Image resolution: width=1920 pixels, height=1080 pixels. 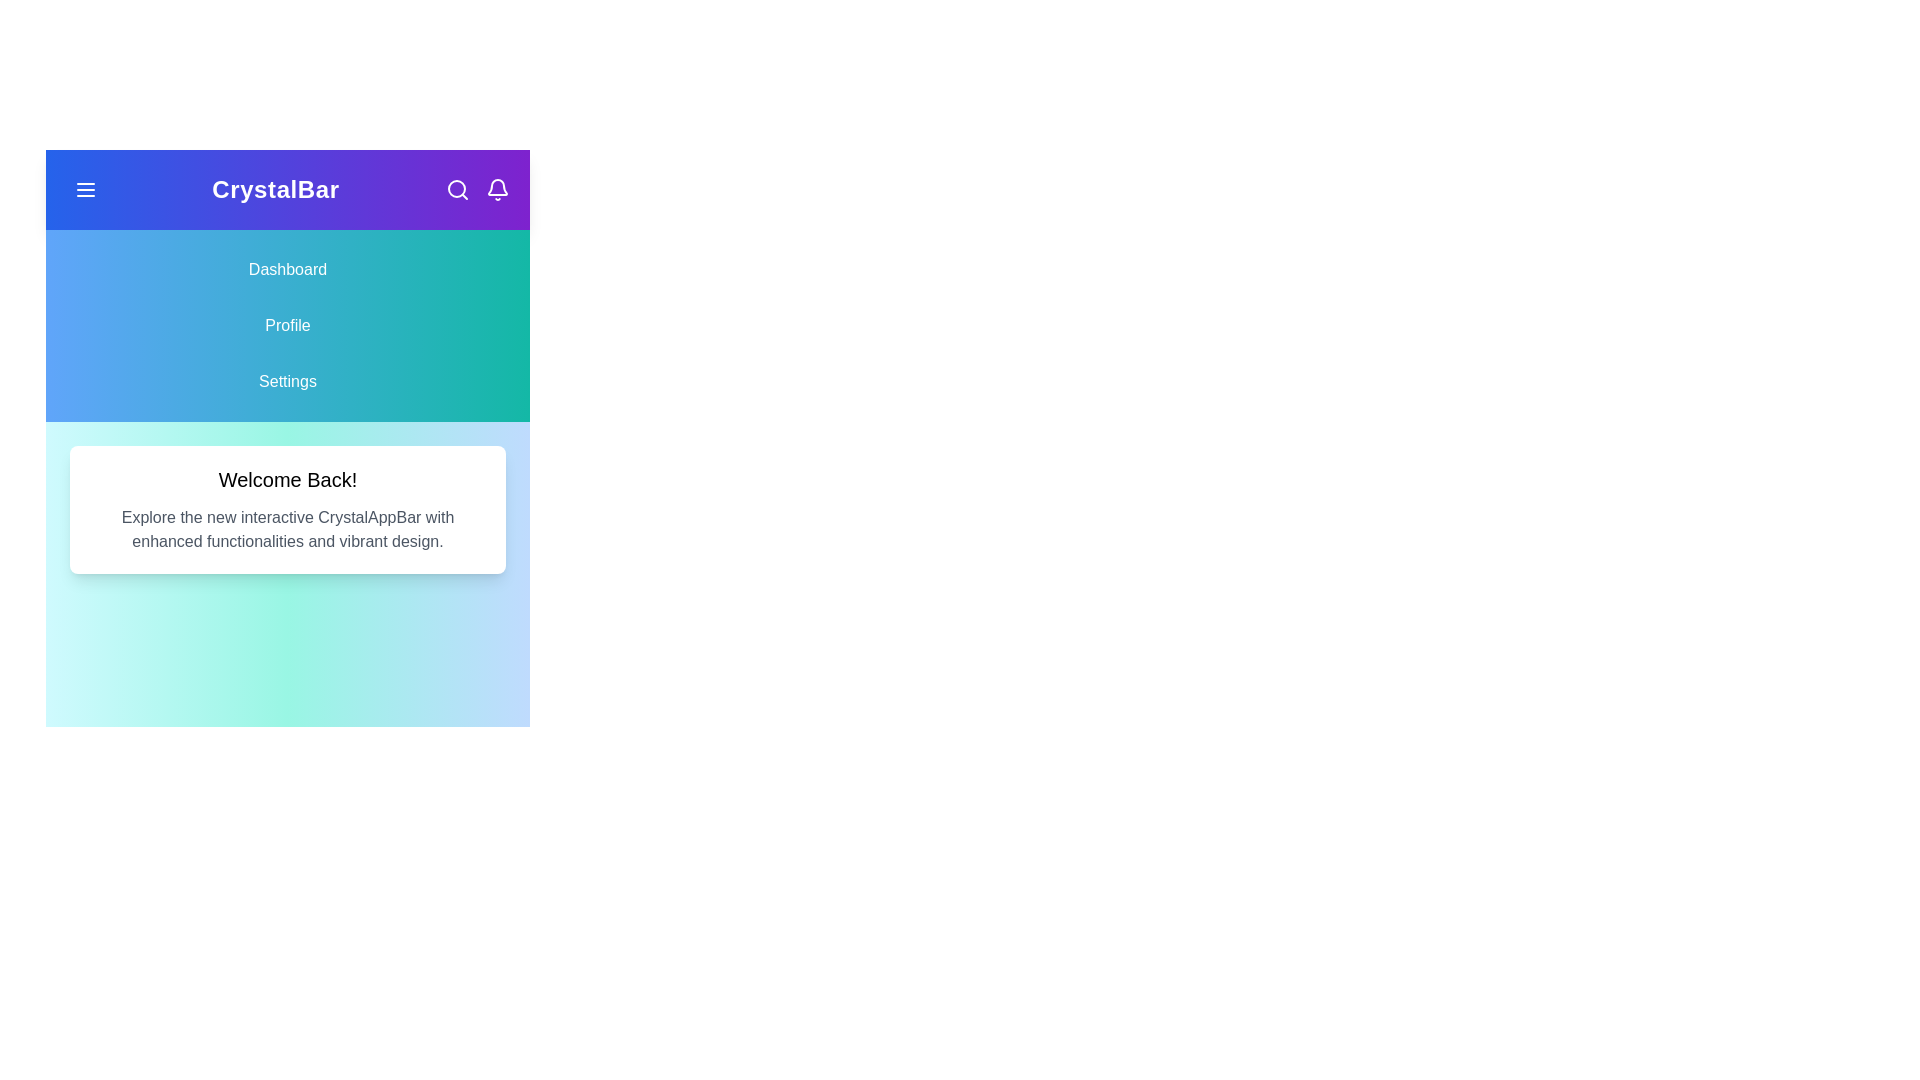 I want to click on the interactive element at search_icon, so click(x=456, y=189).